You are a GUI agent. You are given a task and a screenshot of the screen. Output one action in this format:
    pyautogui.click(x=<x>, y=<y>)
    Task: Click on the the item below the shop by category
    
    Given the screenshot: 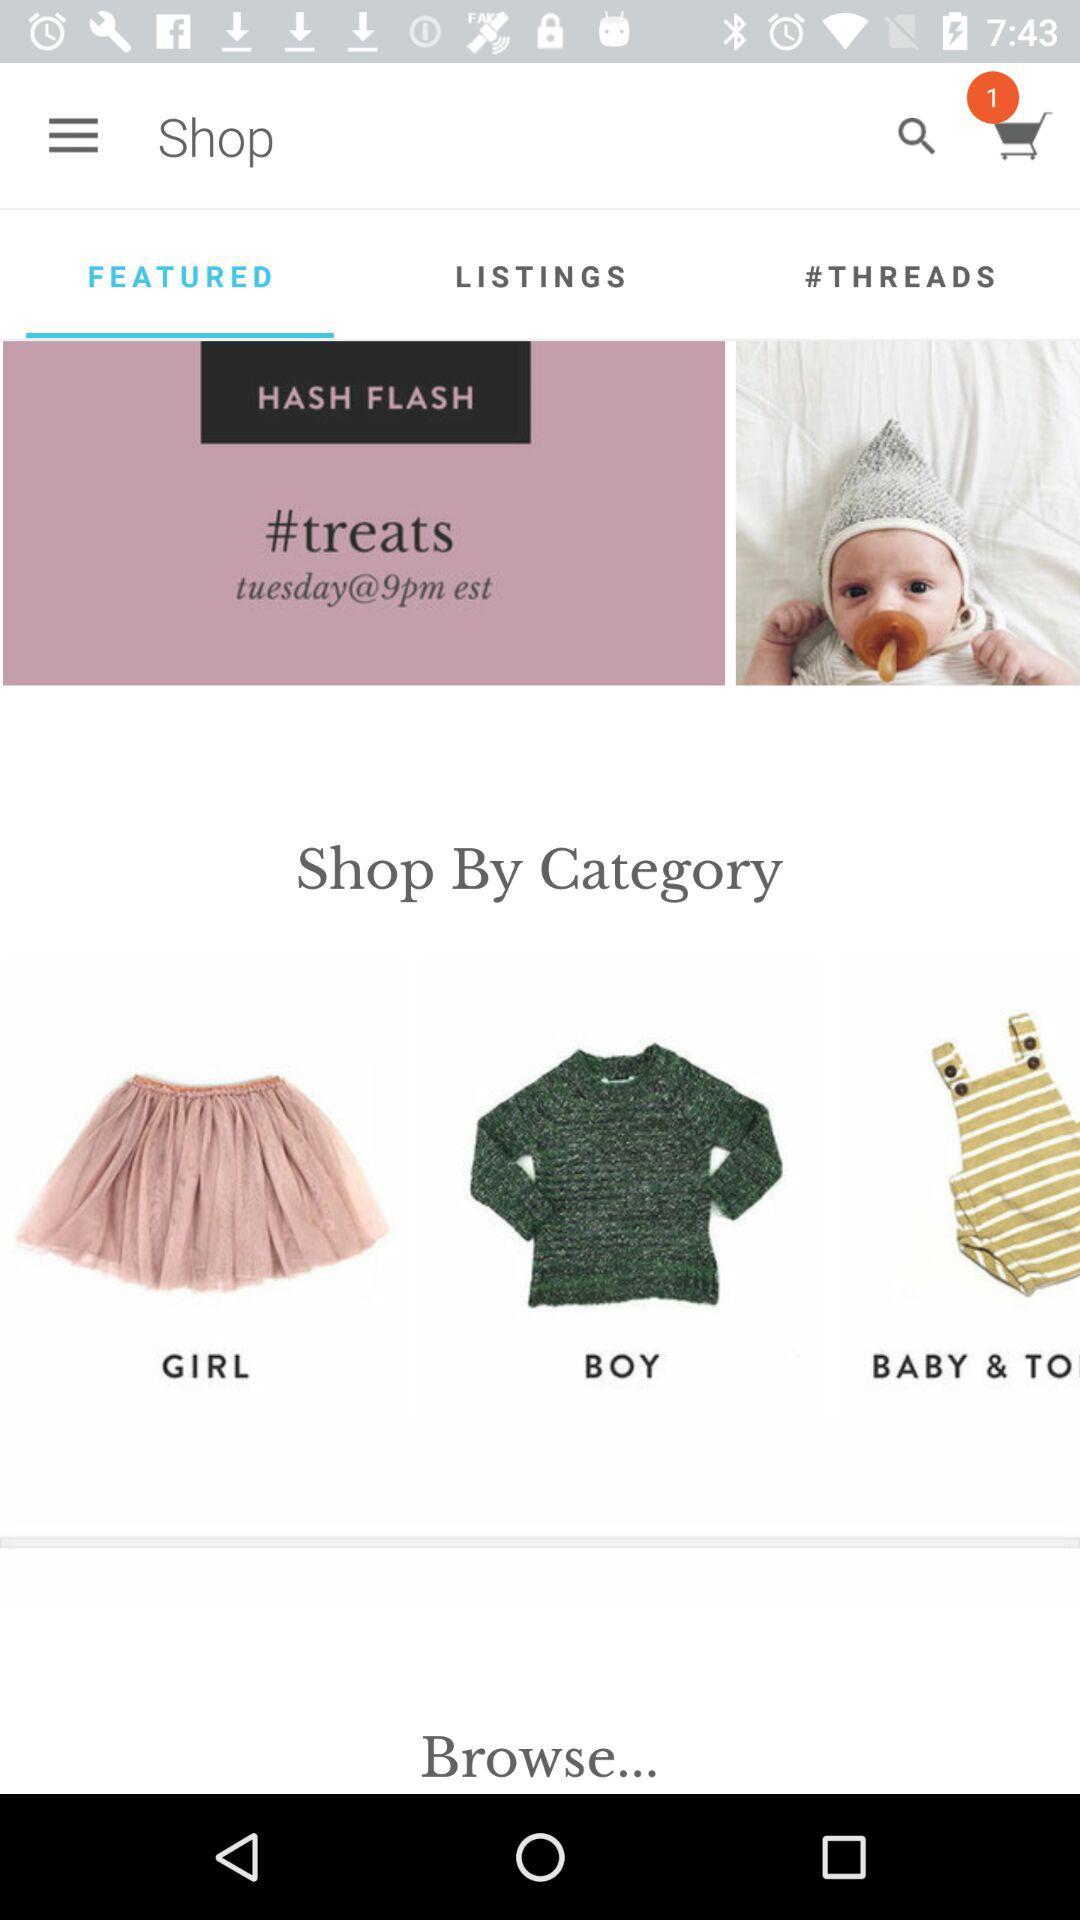 What is the action you would take?
    pyautogui.click(x=203, y=1186)
    